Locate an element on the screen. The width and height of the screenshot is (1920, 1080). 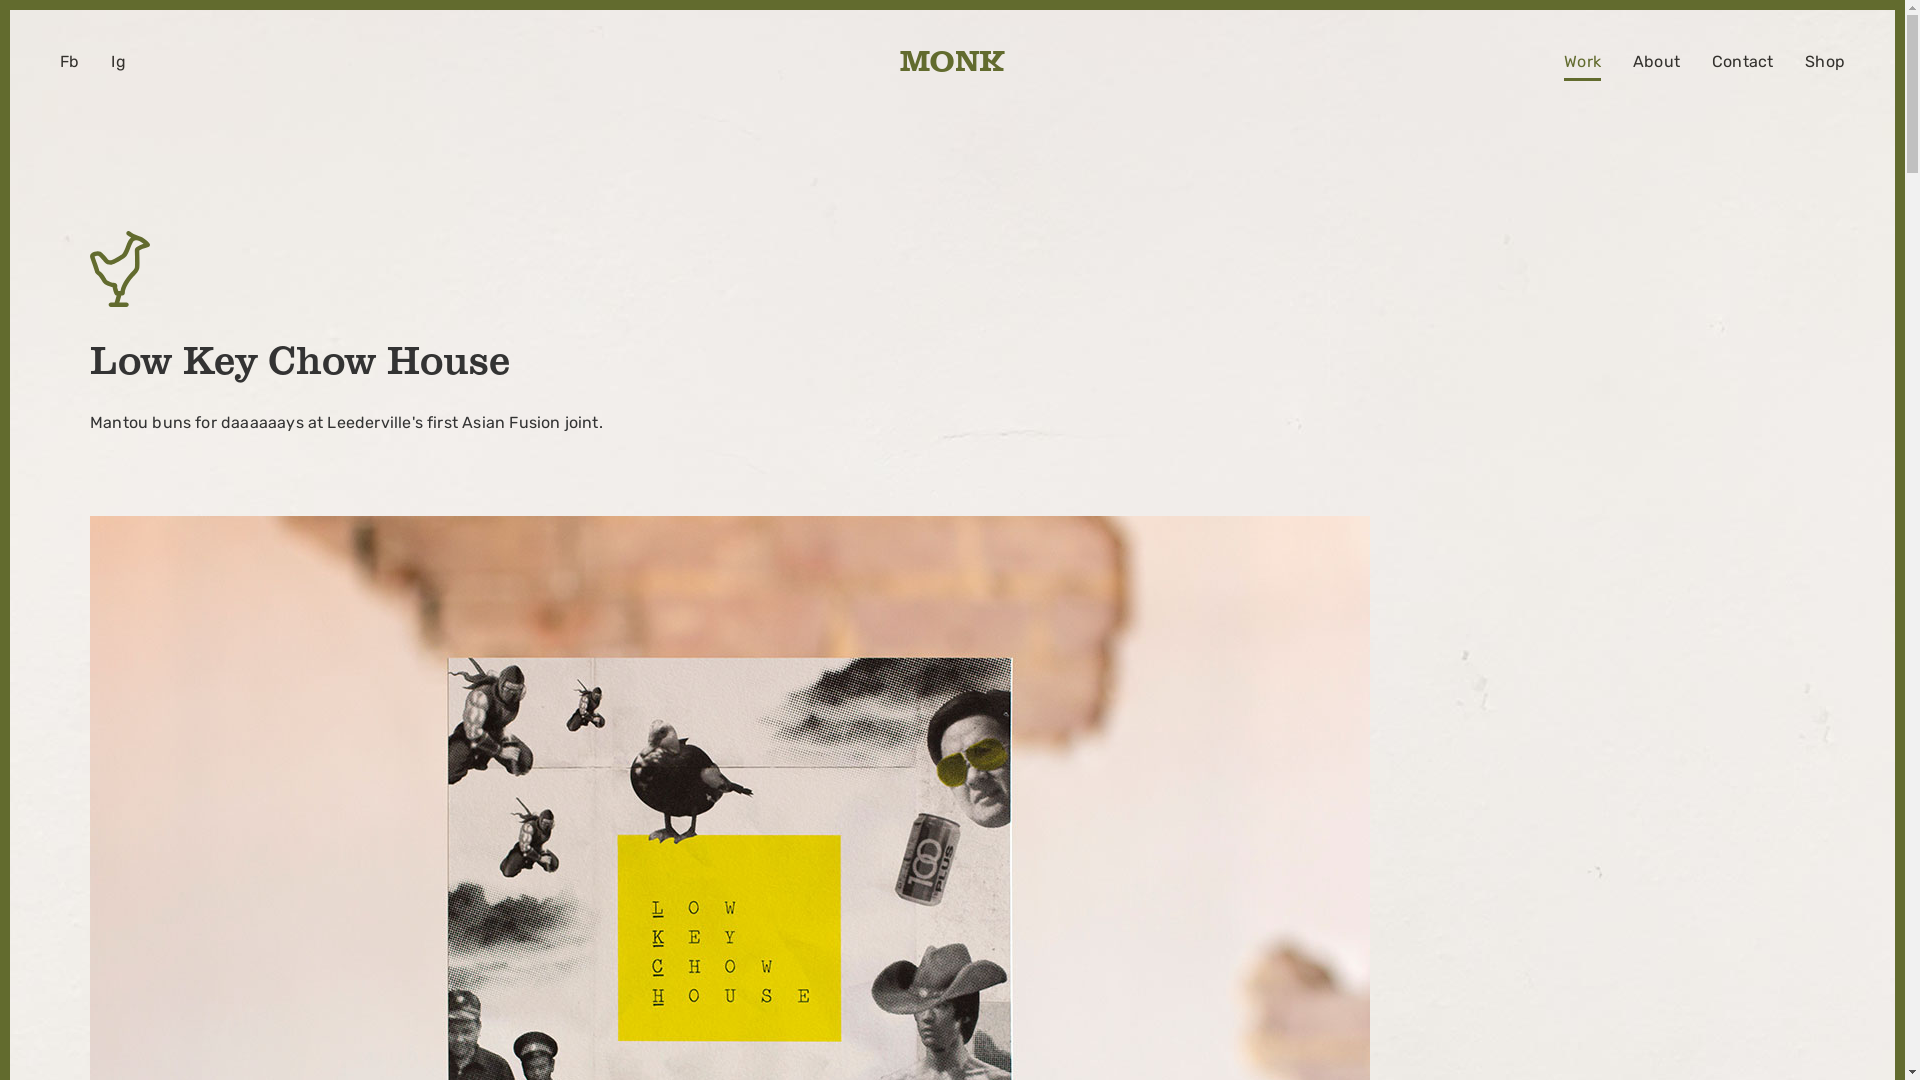
'Shop' is located at coordinates (1804, 64).